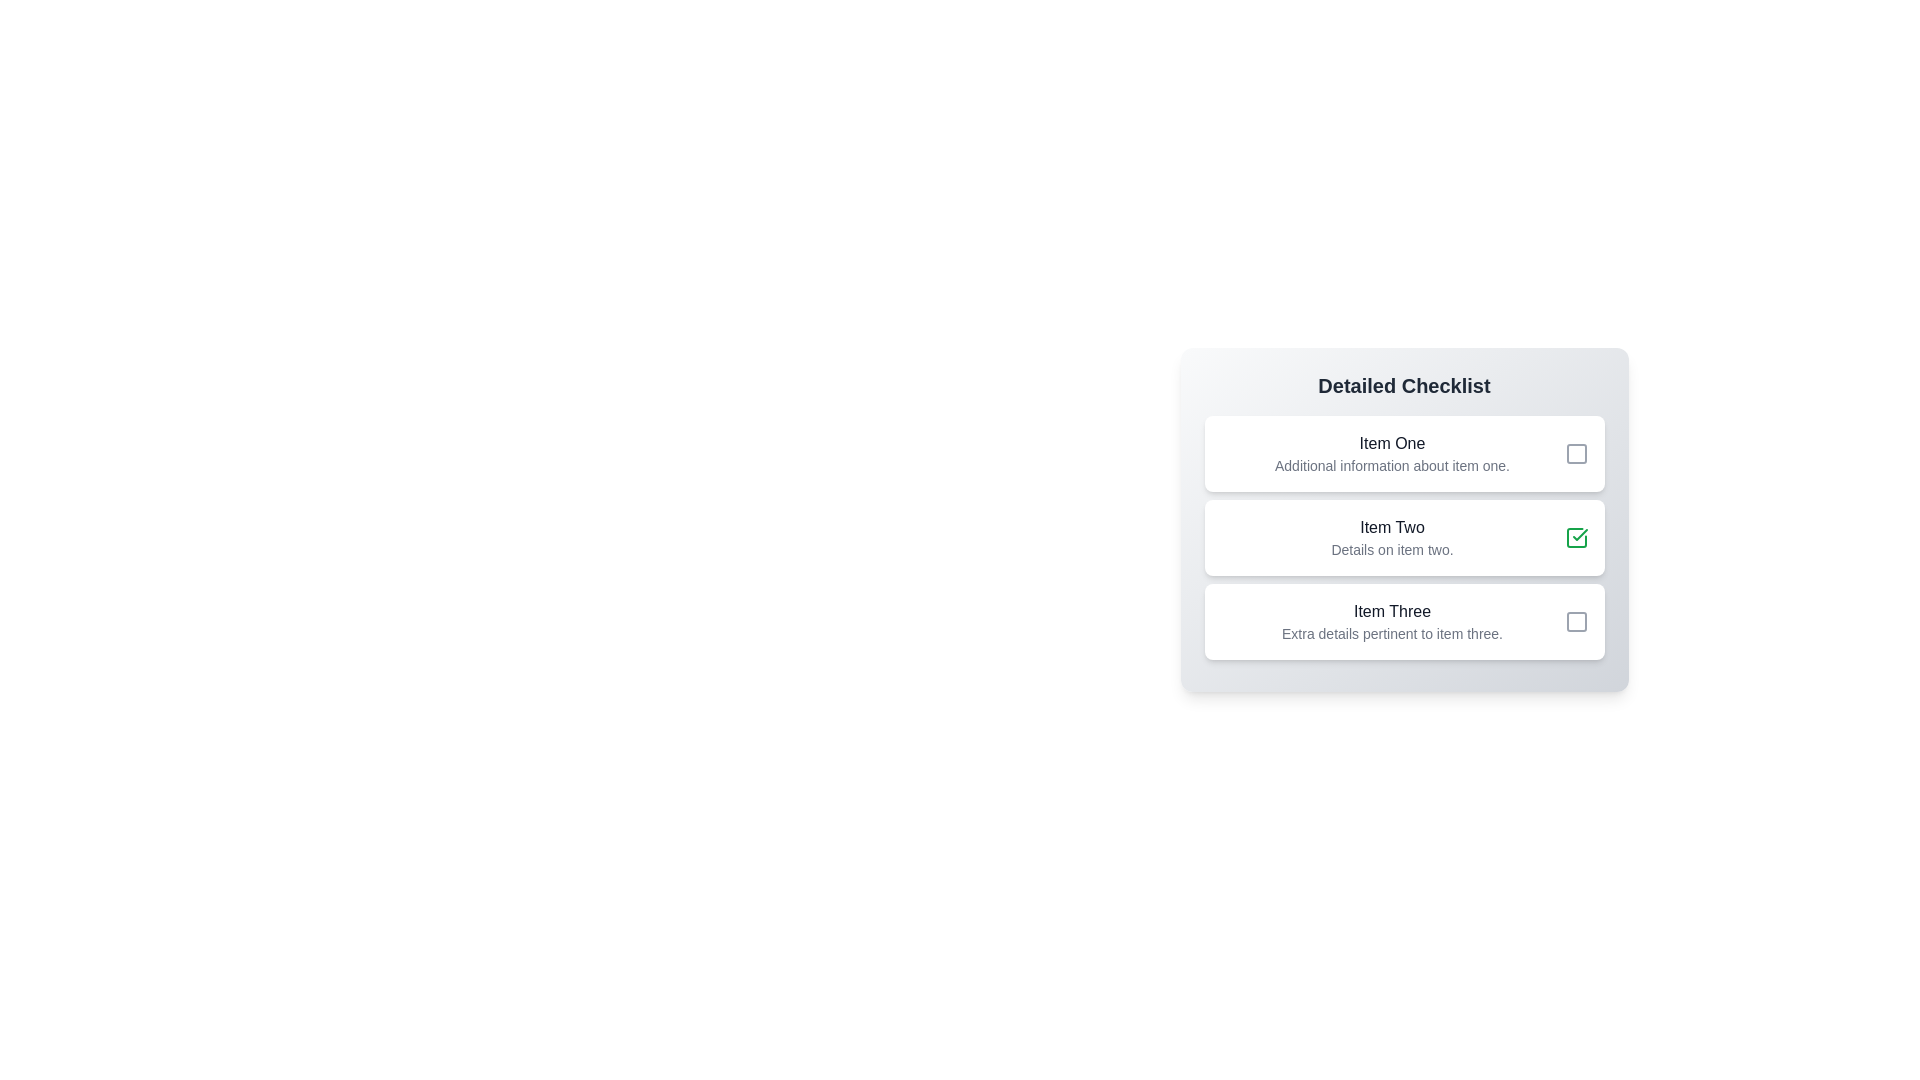 This screenshot has height=1080, width=1920. I want to click on the graphic component icon within the SVG element representing 'Item Three' located at the bottom-right section of the card, so click(1575, 620).